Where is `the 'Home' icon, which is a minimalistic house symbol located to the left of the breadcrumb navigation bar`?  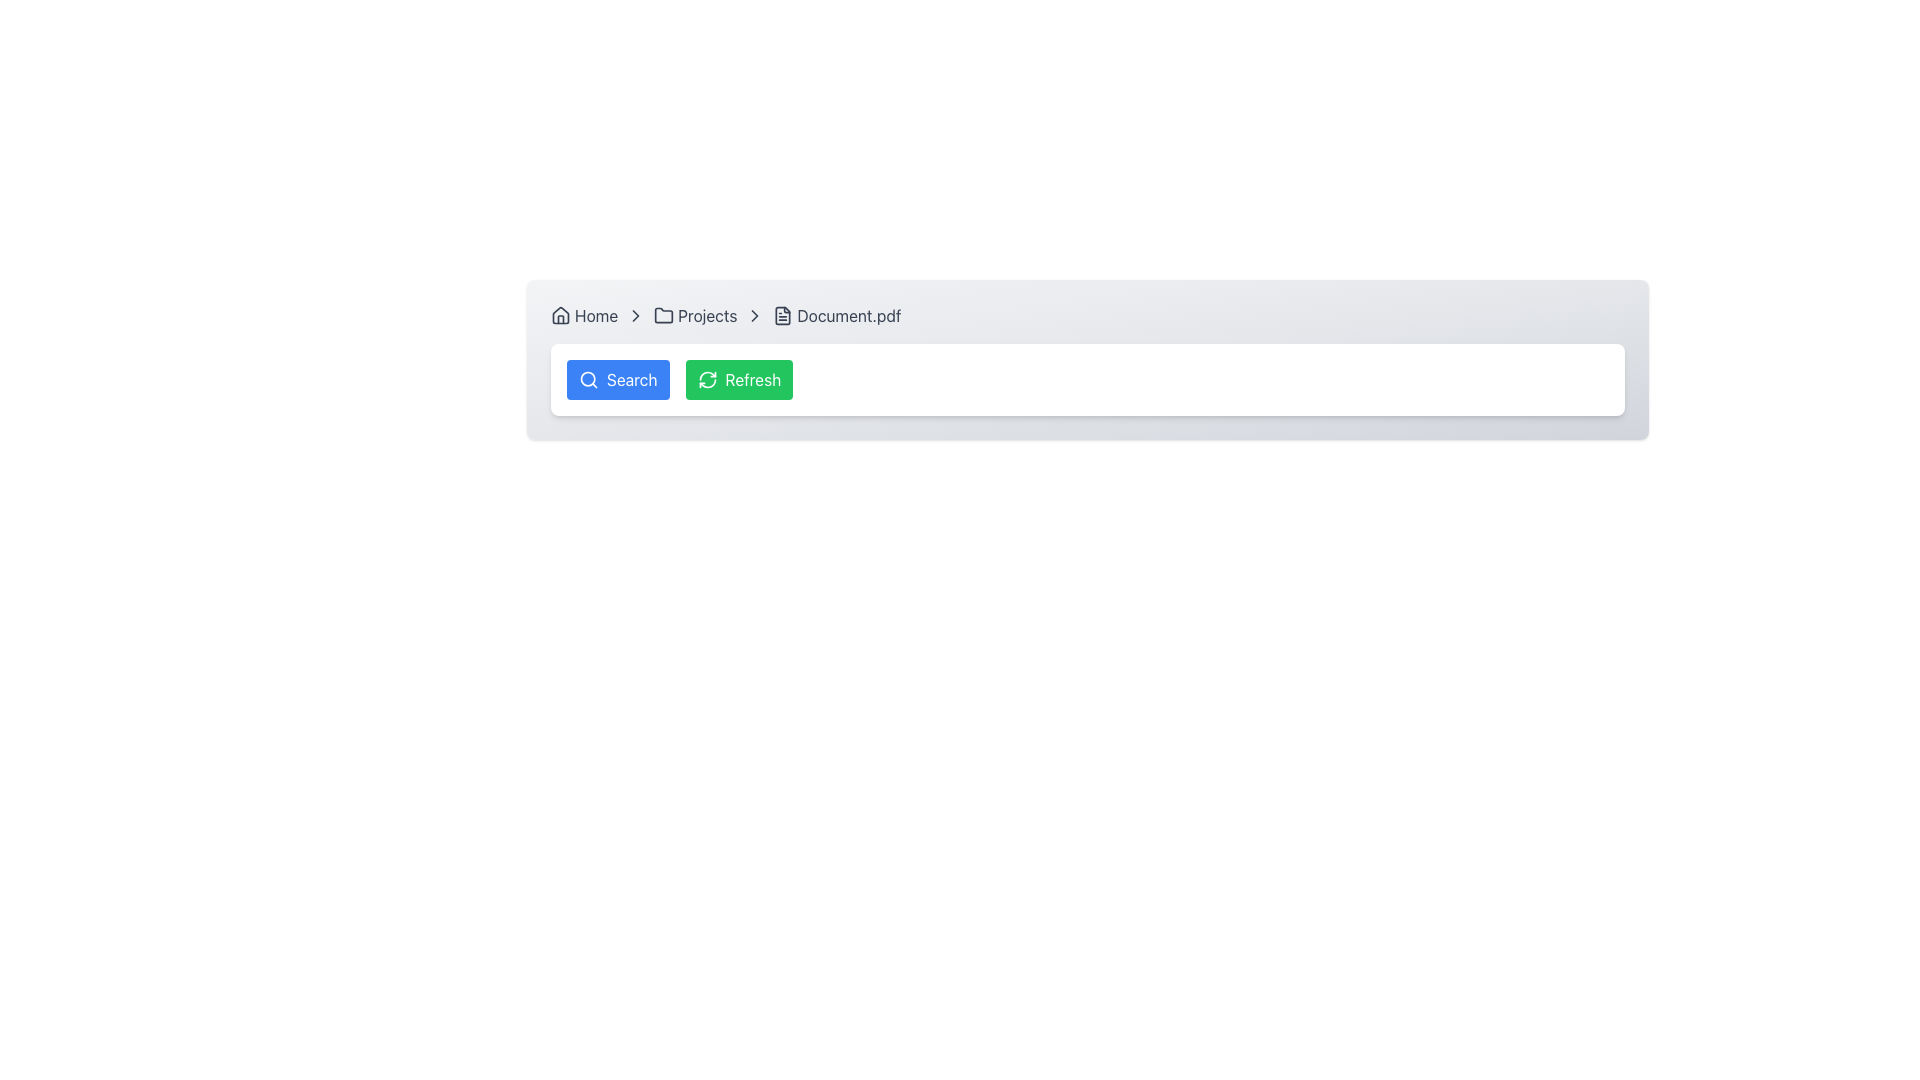
the 'Home' icon, which is a minimalistic house symbol located to the left of the breadcrumb navigation bar is located at coordinates (560, 315).